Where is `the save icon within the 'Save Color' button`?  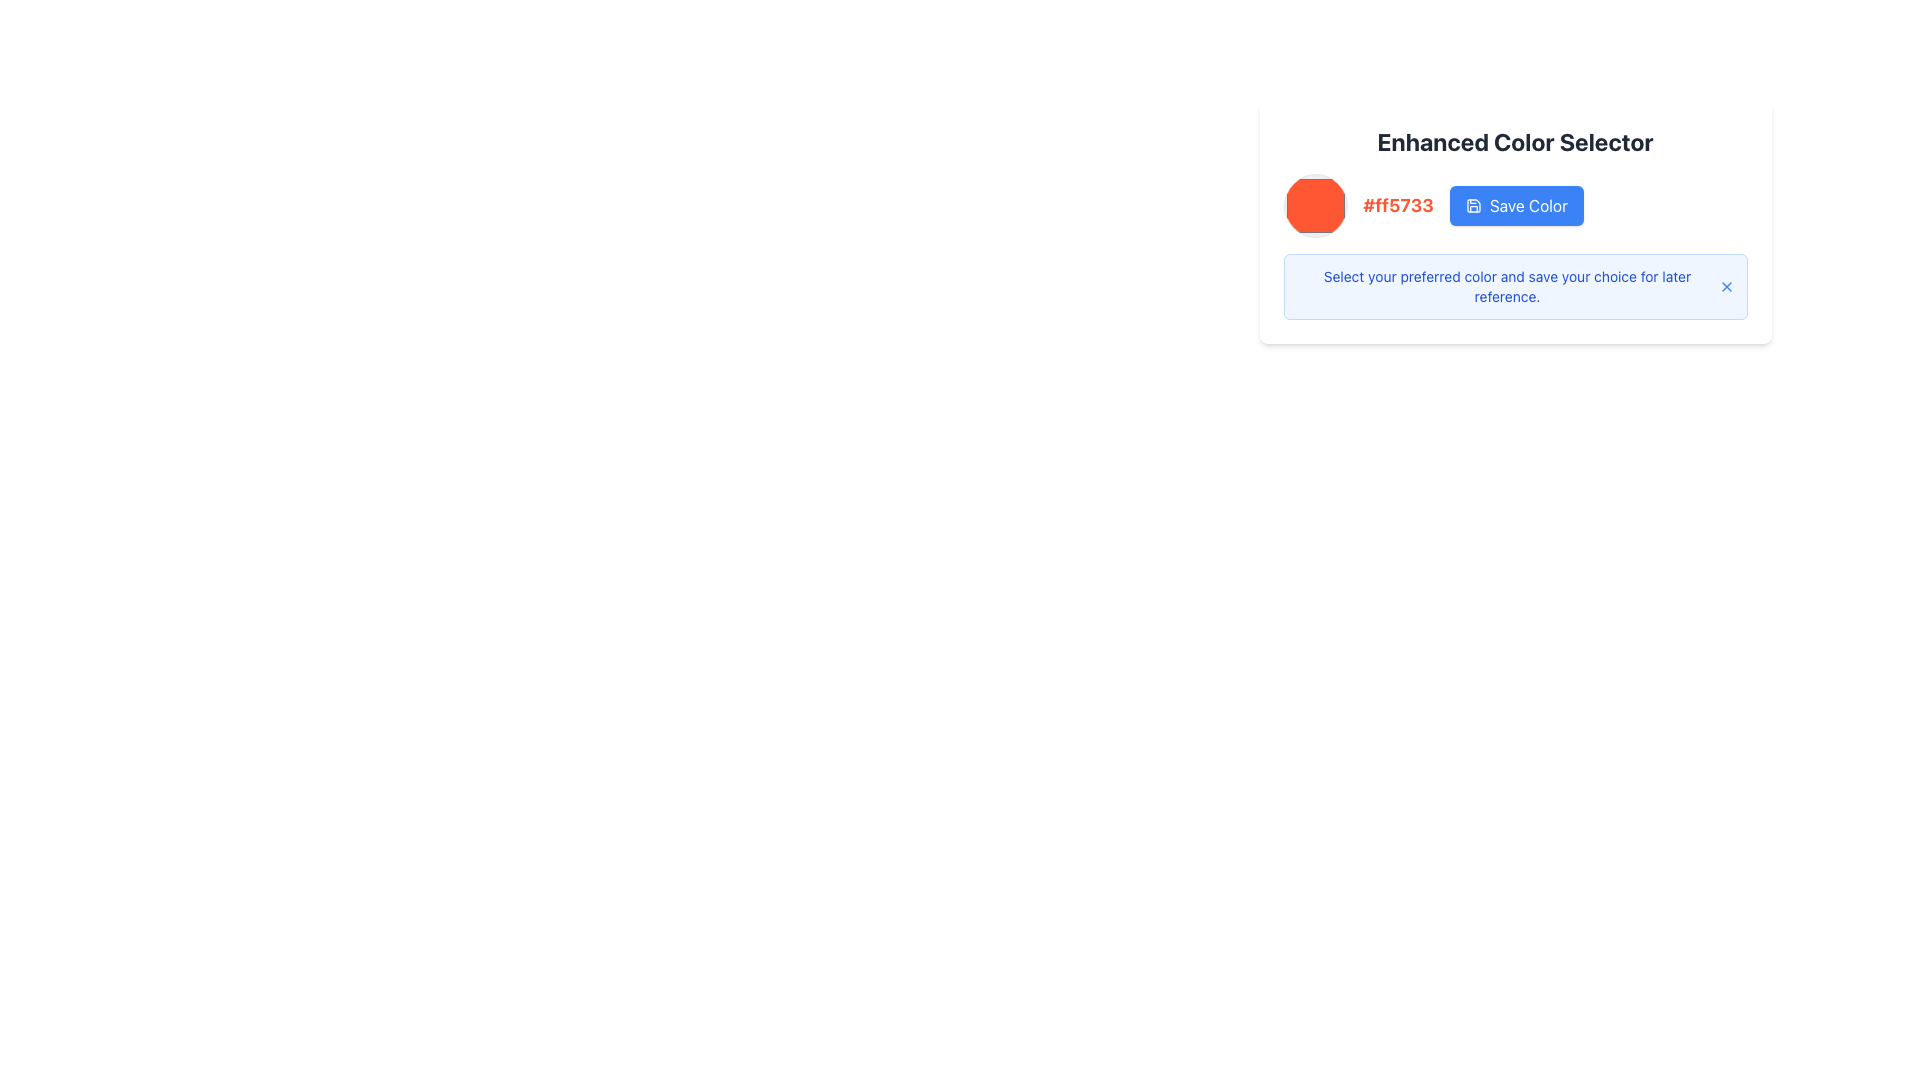 the save icon within the 'Save Color' button is located at coordinates (1473, 205).